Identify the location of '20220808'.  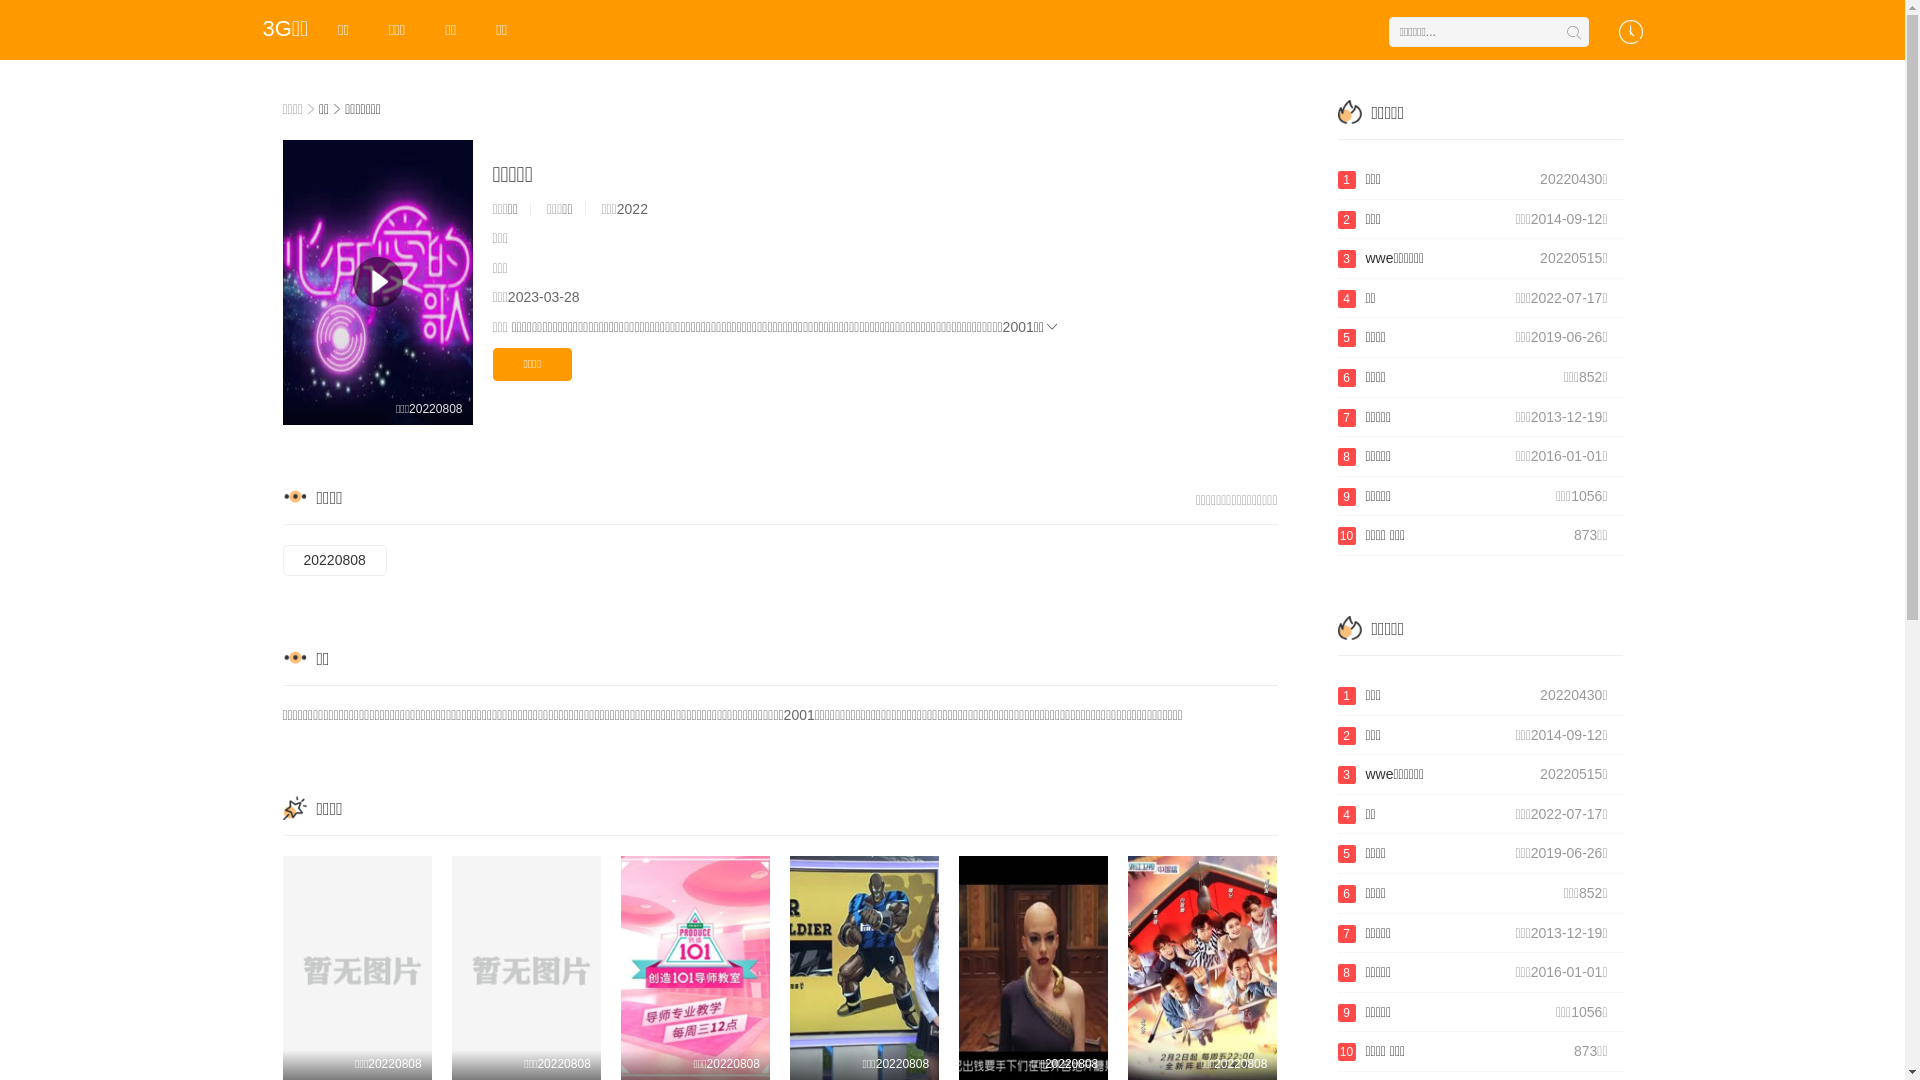
(334, 560).